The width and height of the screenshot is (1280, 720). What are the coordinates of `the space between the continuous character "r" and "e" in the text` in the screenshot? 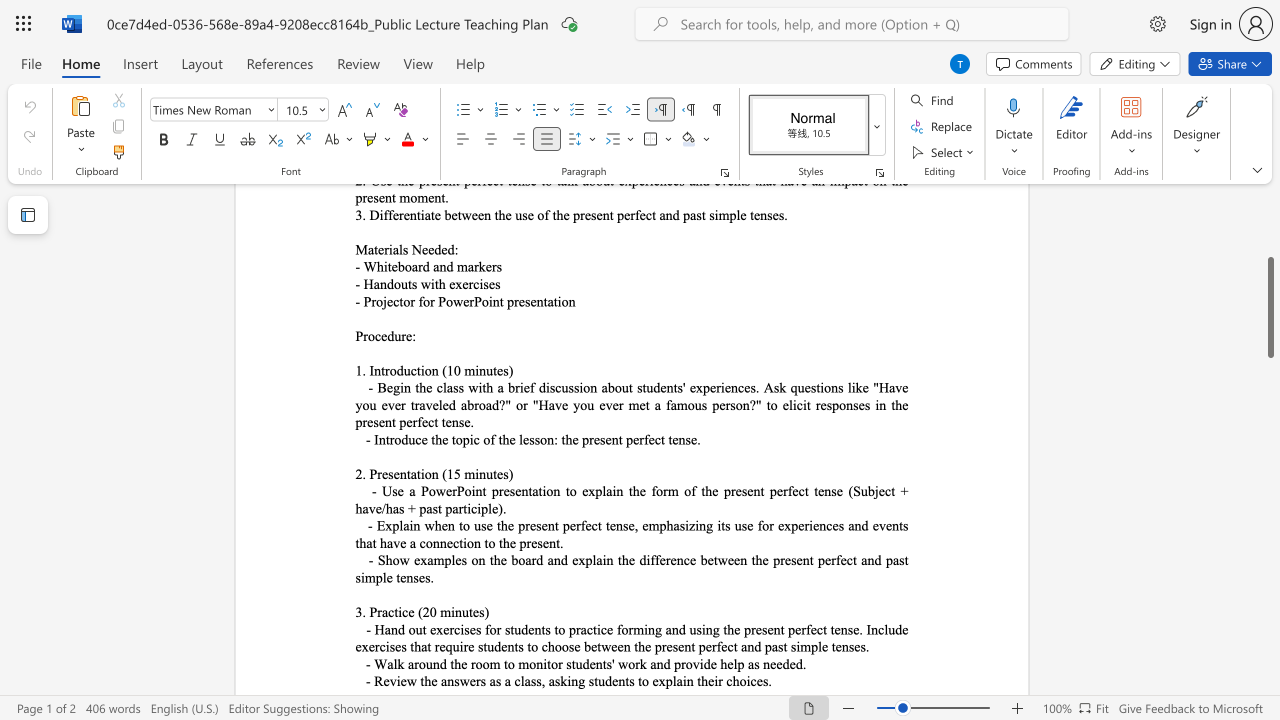 It's located at (382, 474).